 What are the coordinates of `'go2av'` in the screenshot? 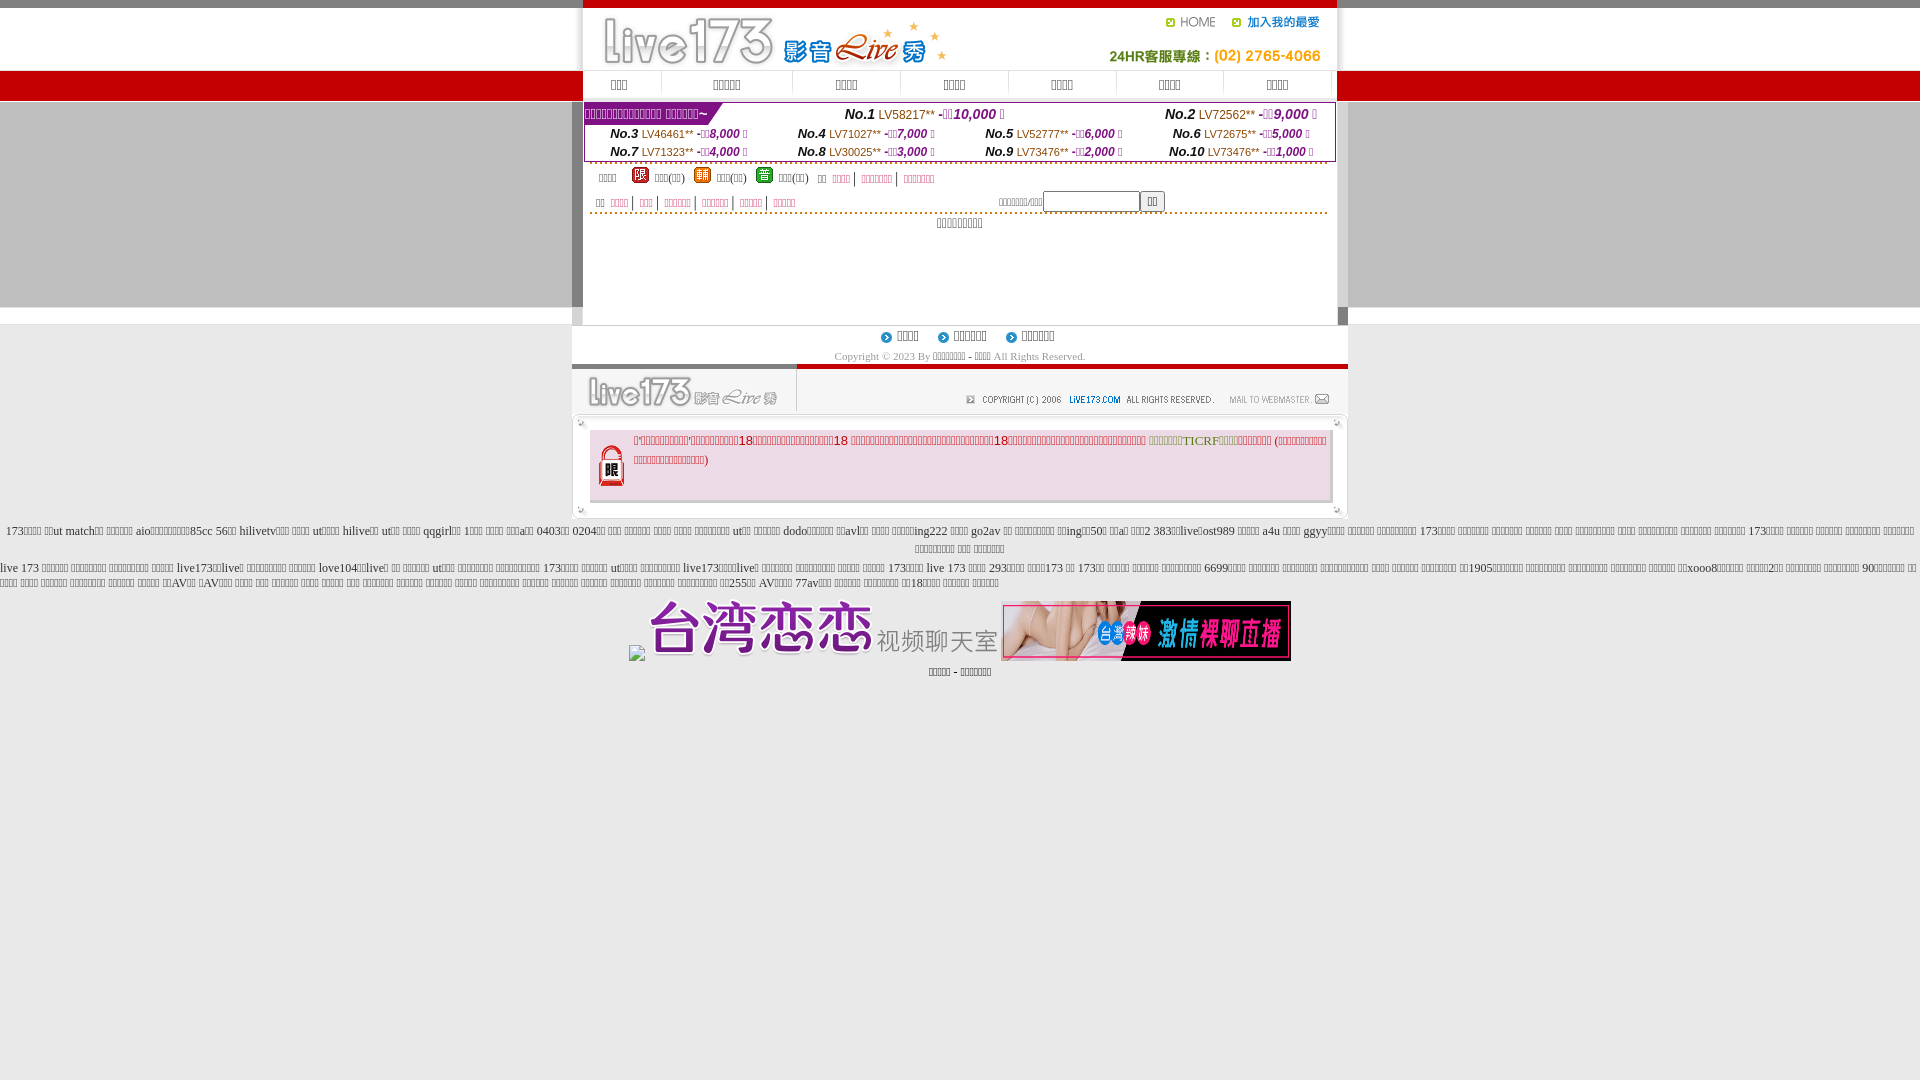 It's located at (985, 530).